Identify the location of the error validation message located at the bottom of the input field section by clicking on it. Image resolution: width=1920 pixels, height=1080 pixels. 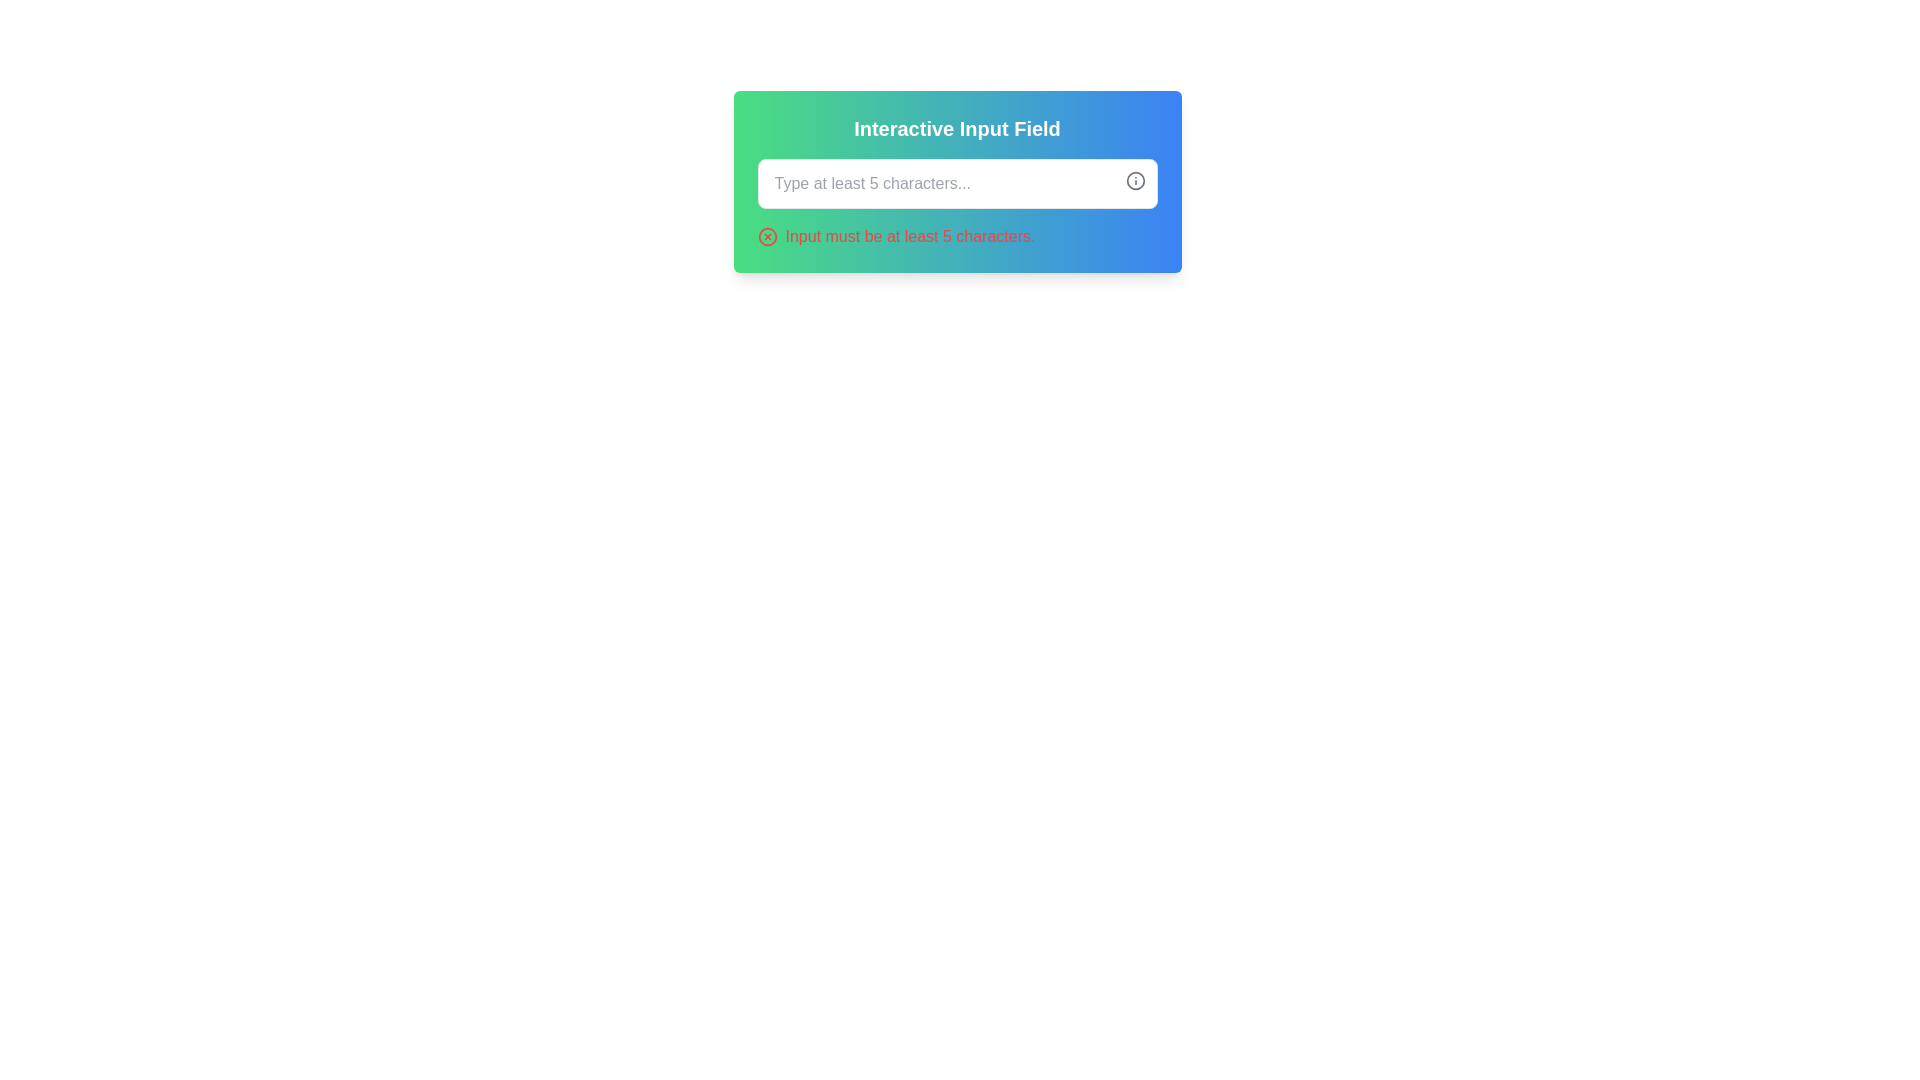
(956, 235).